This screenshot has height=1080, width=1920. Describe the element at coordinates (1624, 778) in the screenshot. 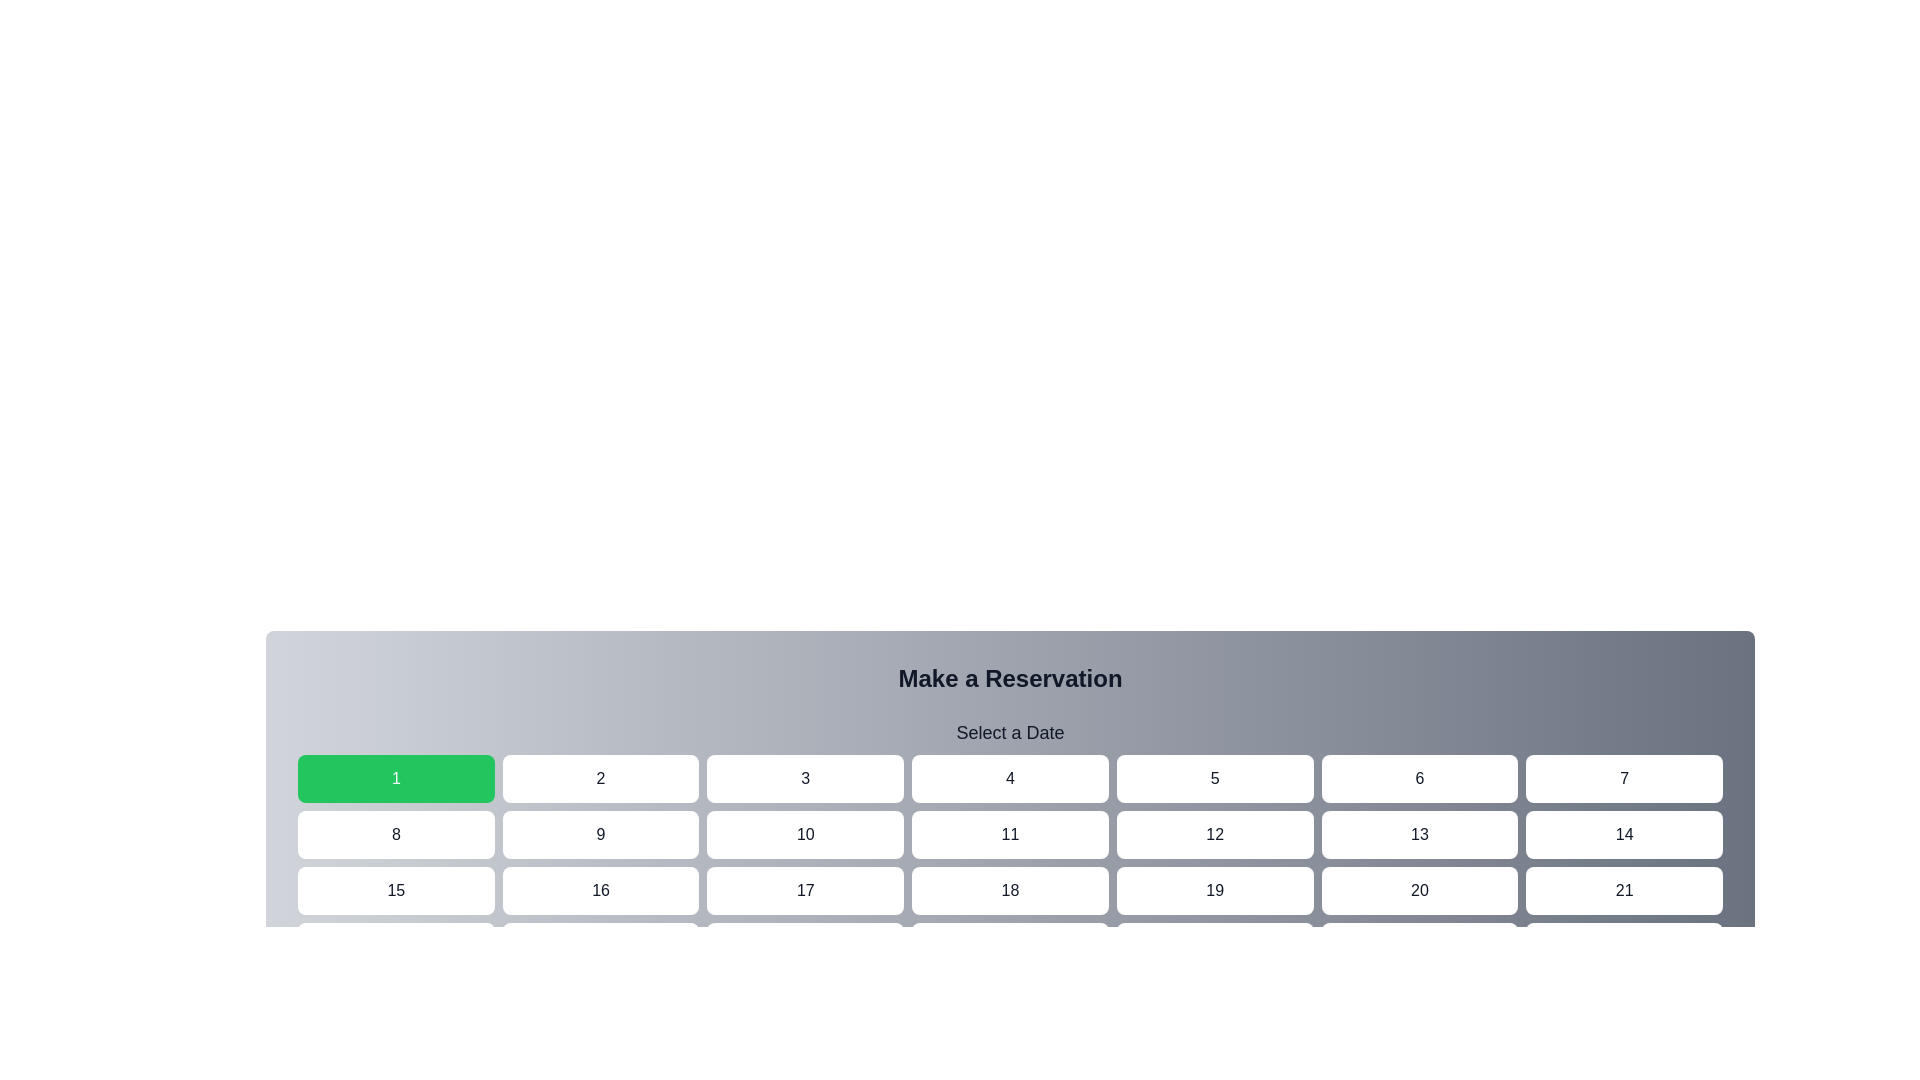

I see `the button that allows users to select the number '7', located in the top row of a grid, seventh from the left, to trigger visual changes` at that location.